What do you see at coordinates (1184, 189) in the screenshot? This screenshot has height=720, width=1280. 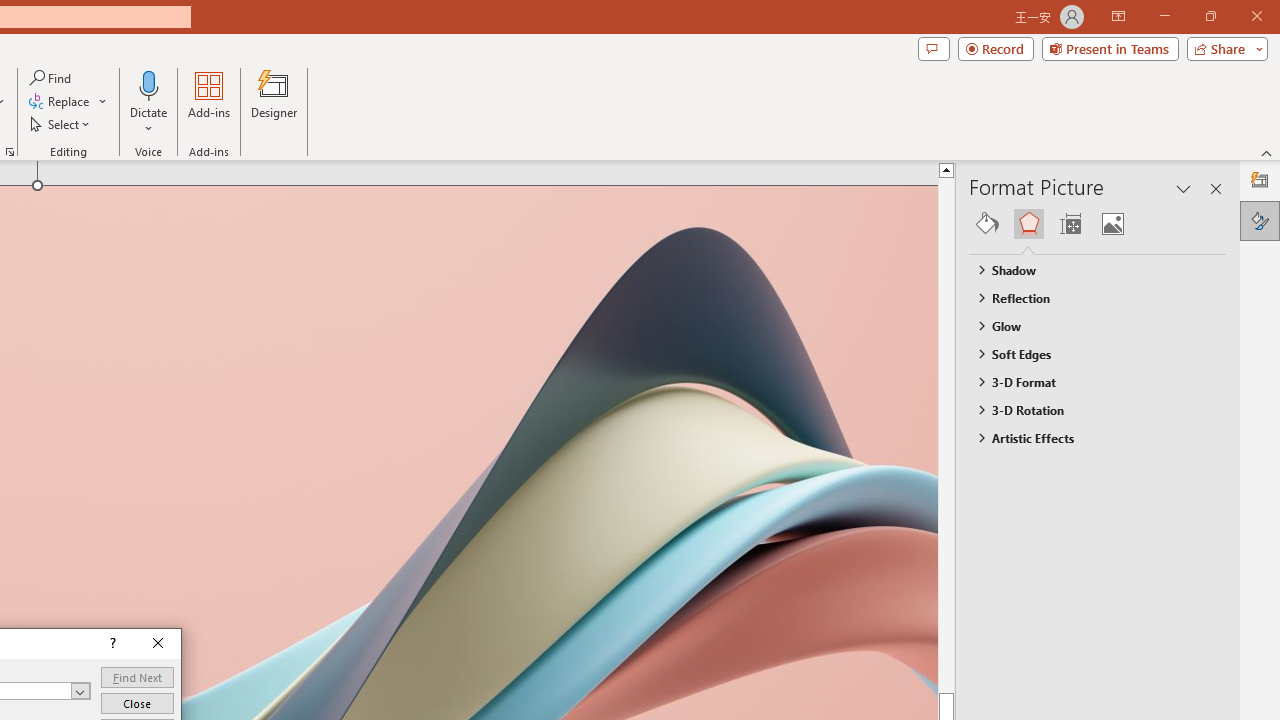 I see `'Task Pane Options'` at bounding box center [1184, 189].